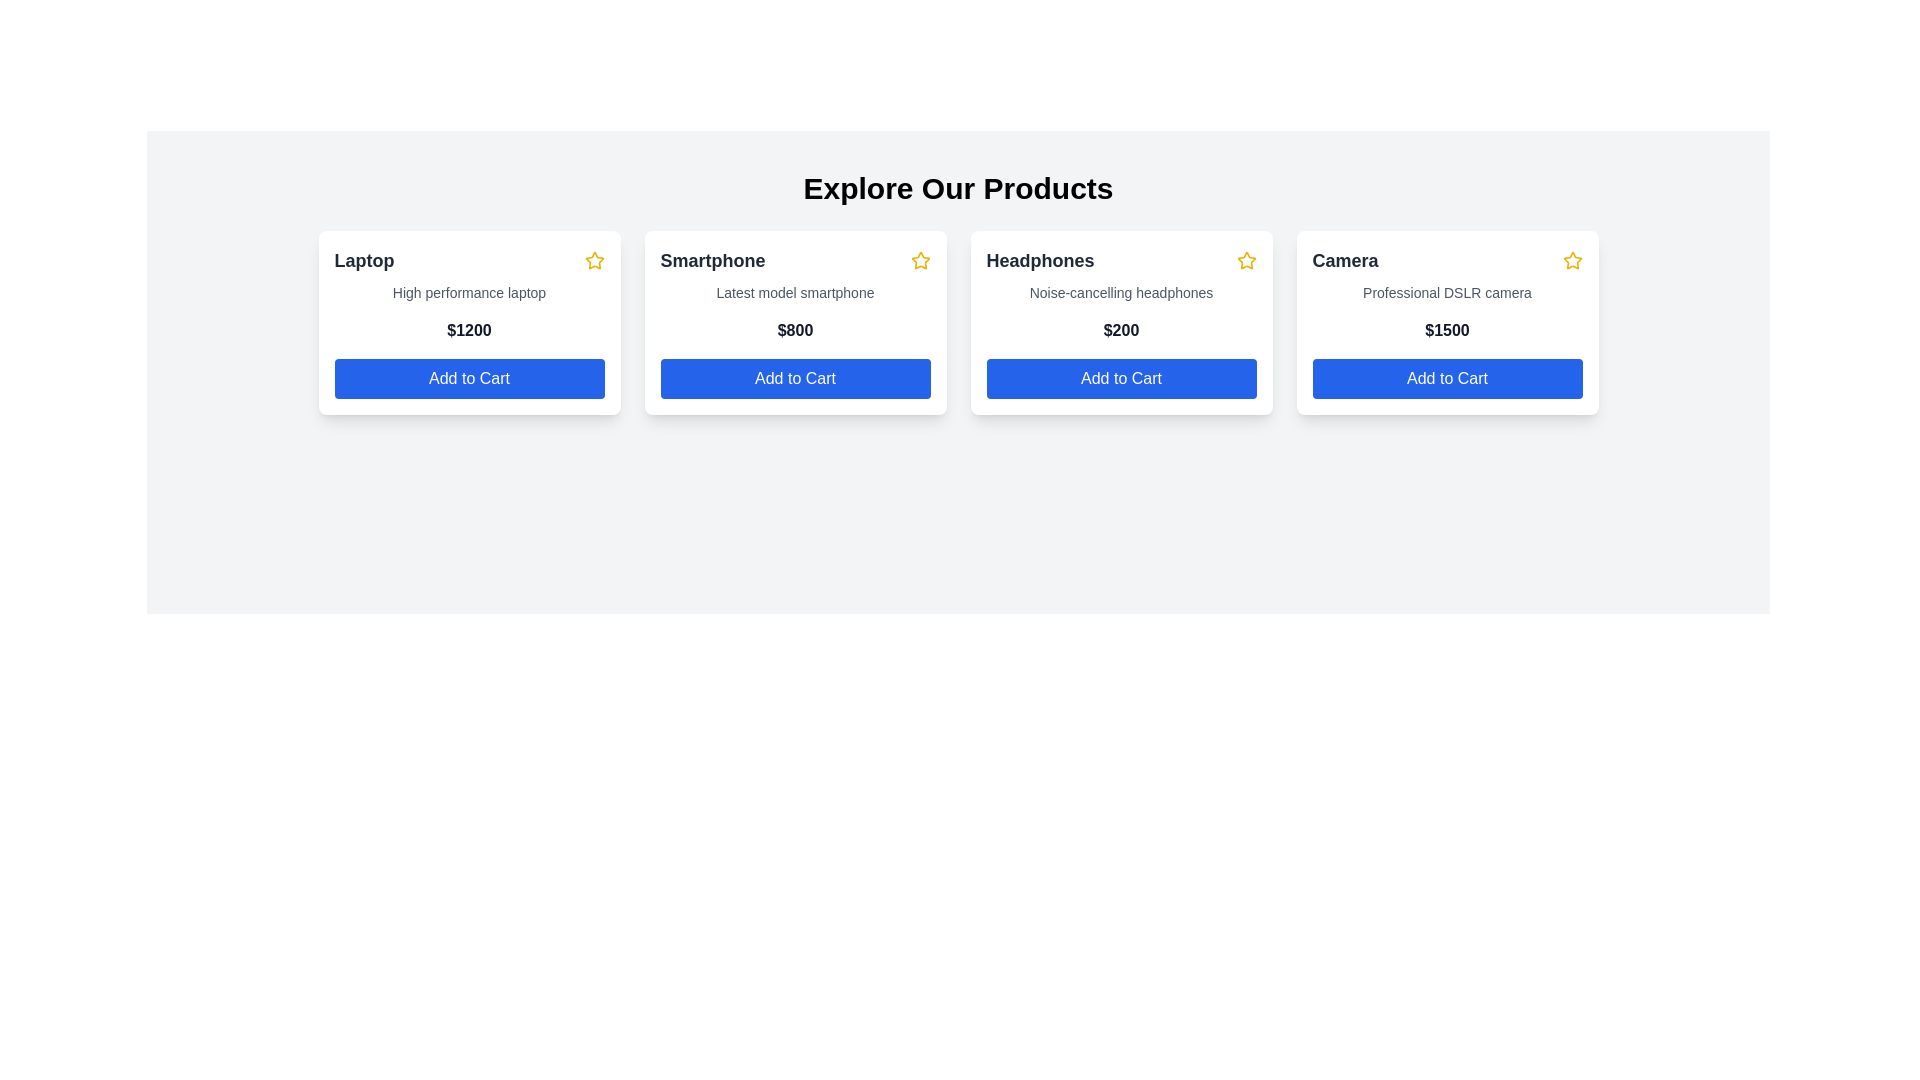 Image resolution: width=1920 pixels, height=1080 pixels. What do you see at coordinates (1121, 330) in the screenshot?
I see `the text element displaying '$200' in bold within the third product card for accessibility tools` at bounding box center [1121, 330].